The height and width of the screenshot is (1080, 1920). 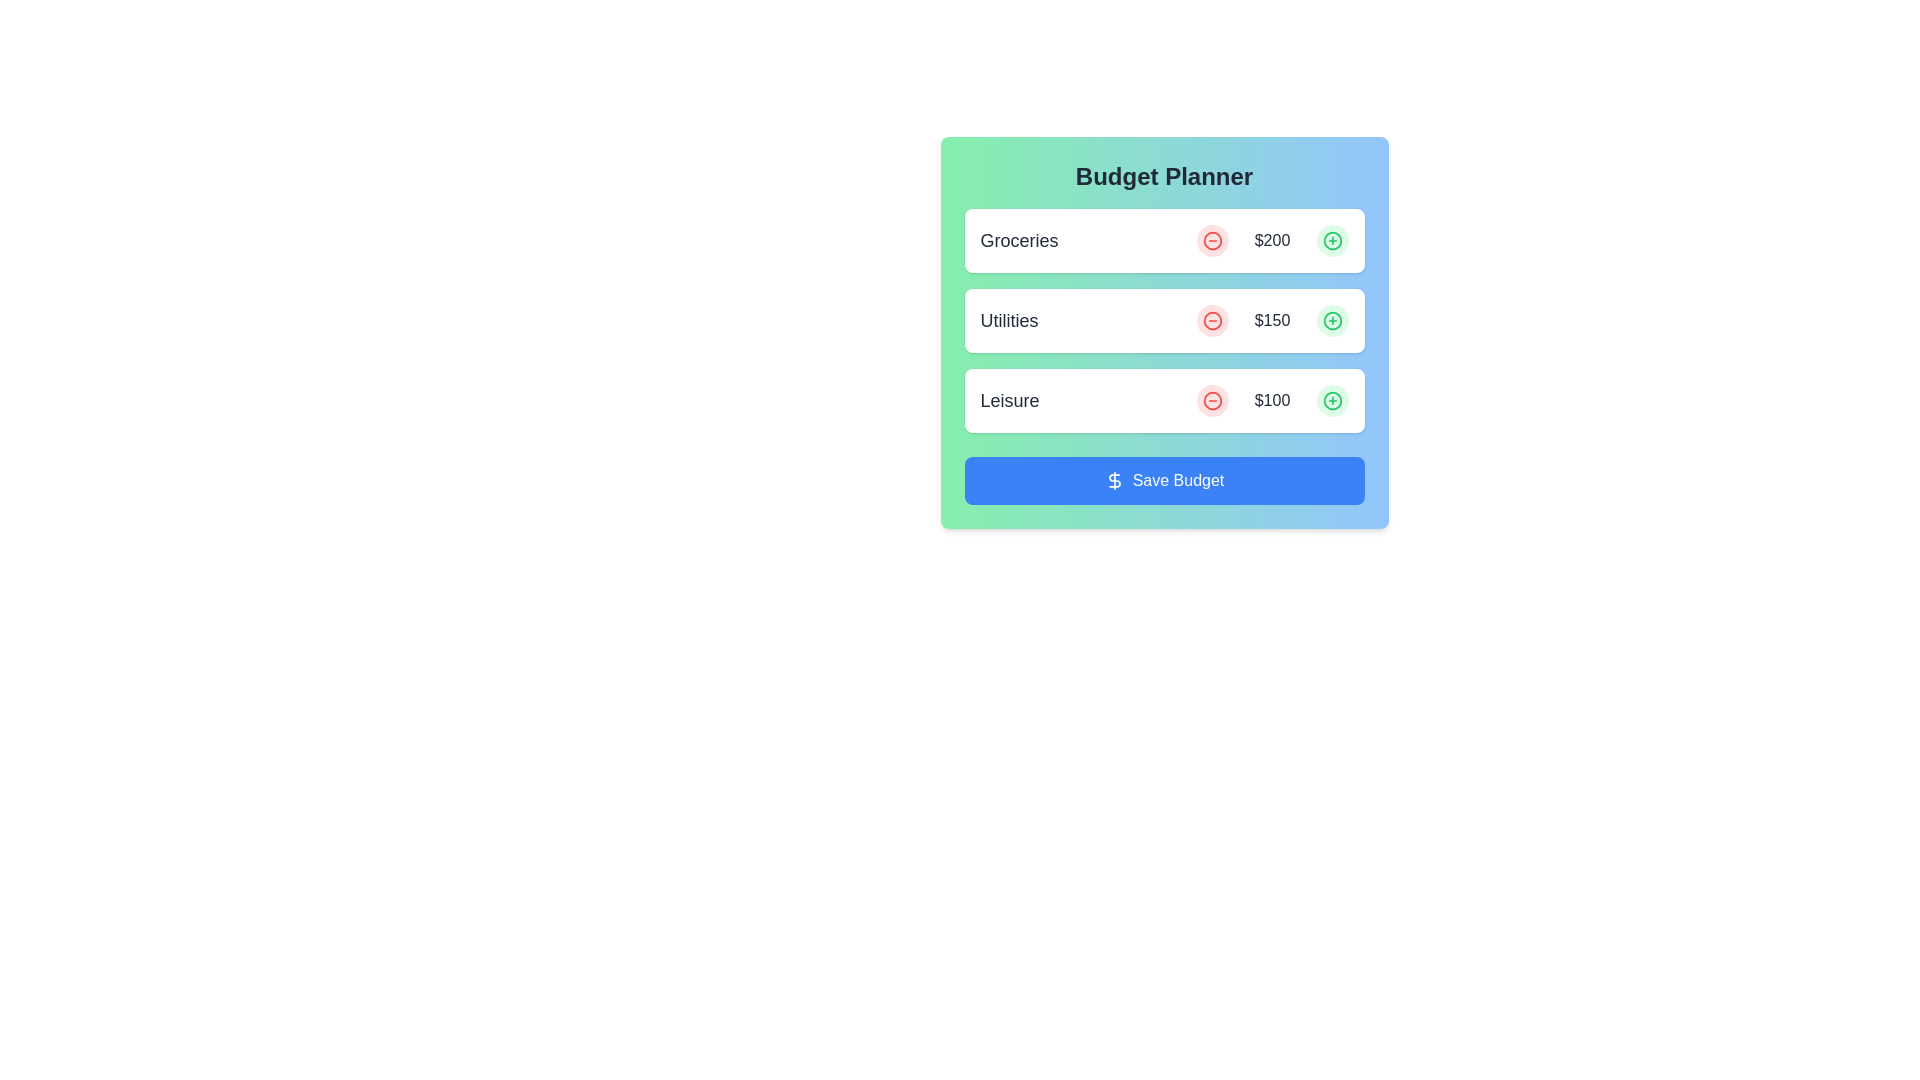 What do you see at coordinates (1271, 401) in the screenshot?
I see `the numeric dollar amount ('$100') text label in bold, located in the third row under 'Leisure' in the 'Budget Planner' section, situated between the decrement and increment buttons` at bounding box center [1271, 401].